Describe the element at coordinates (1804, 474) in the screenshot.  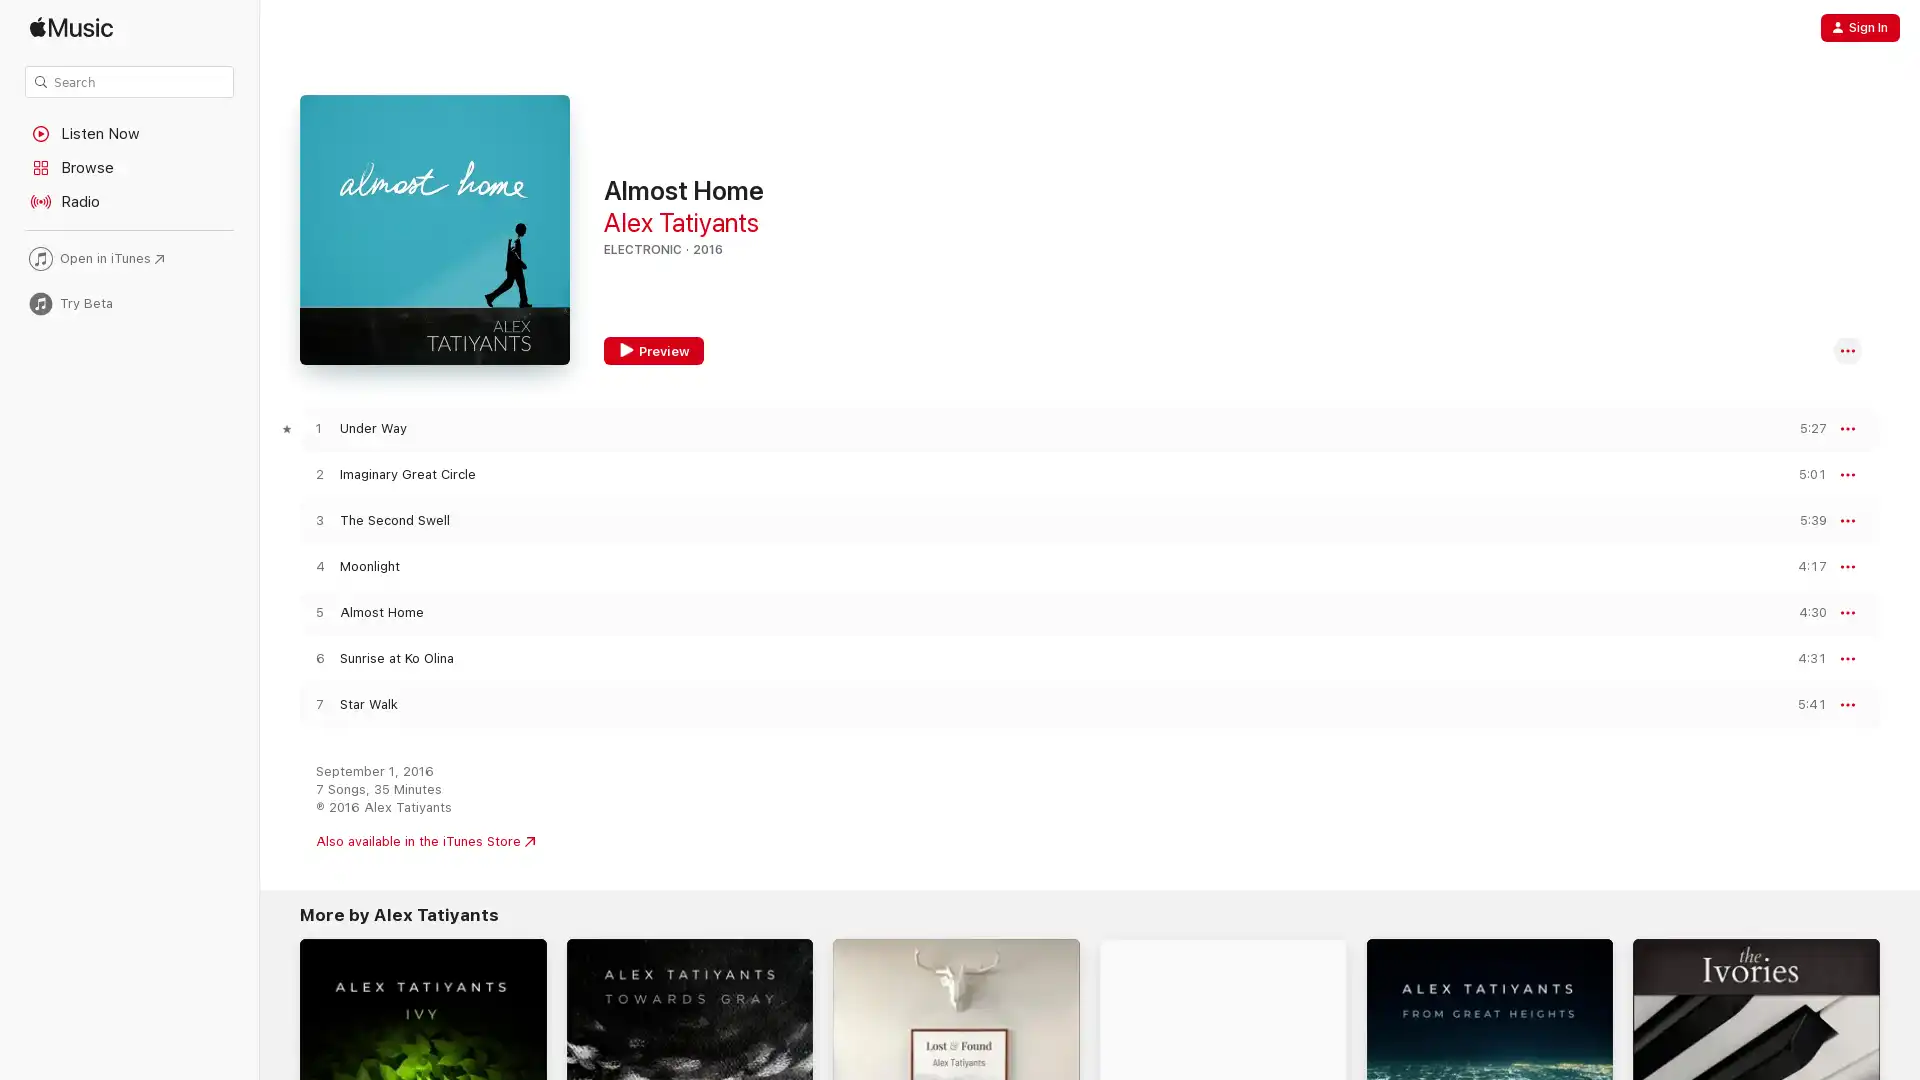
I see `Preview` at that location.